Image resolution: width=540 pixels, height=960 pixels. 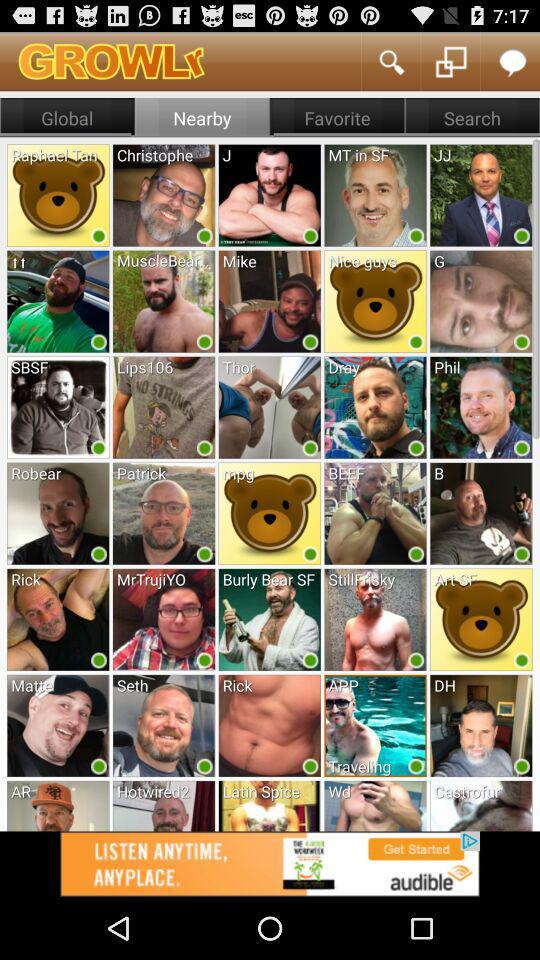 I want to click on the first image in second row, so click(x=58, y=301).